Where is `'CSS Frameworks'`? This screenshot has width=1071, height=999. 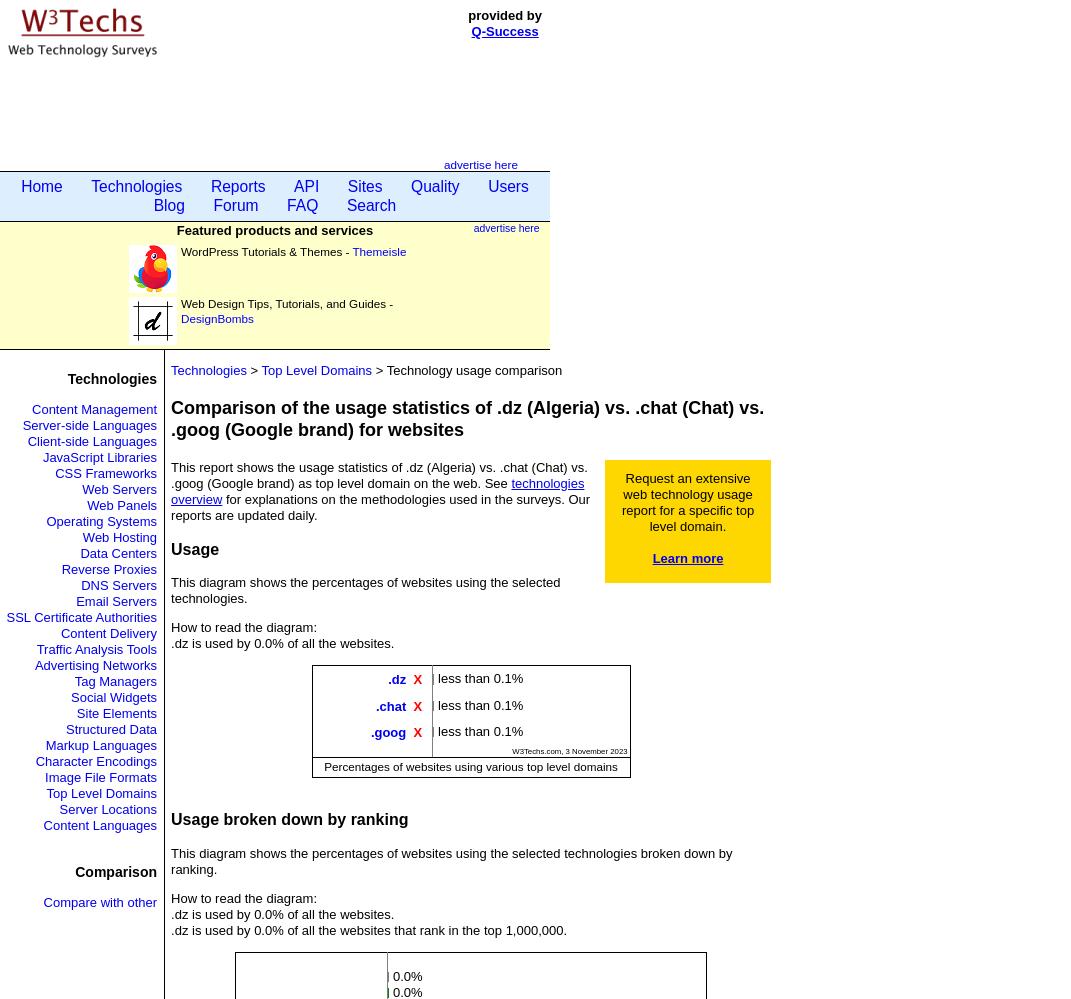 'CSS Frameworks' is located at coordinates (106, 473).